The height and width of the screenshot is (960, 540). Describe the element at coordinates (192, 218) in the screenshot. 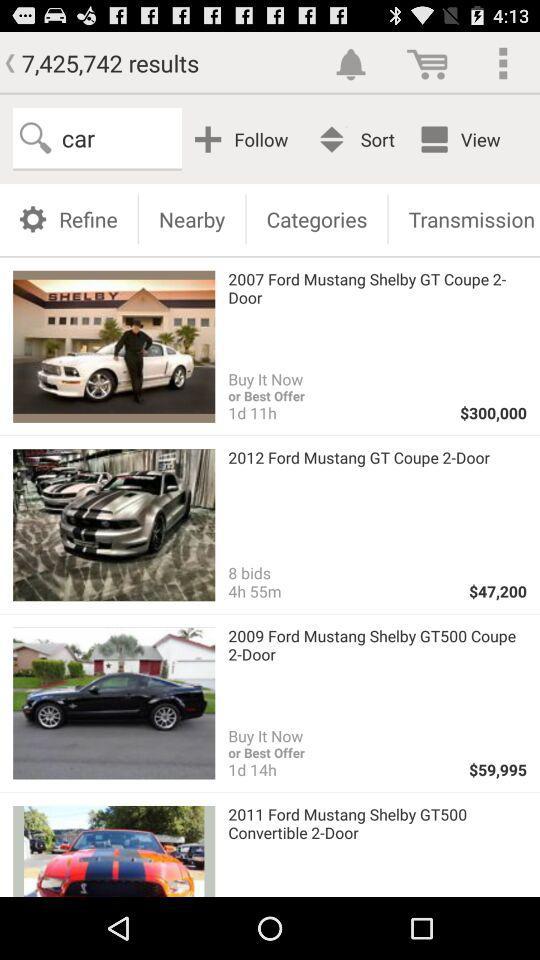

I see `the nearby item` at that location.